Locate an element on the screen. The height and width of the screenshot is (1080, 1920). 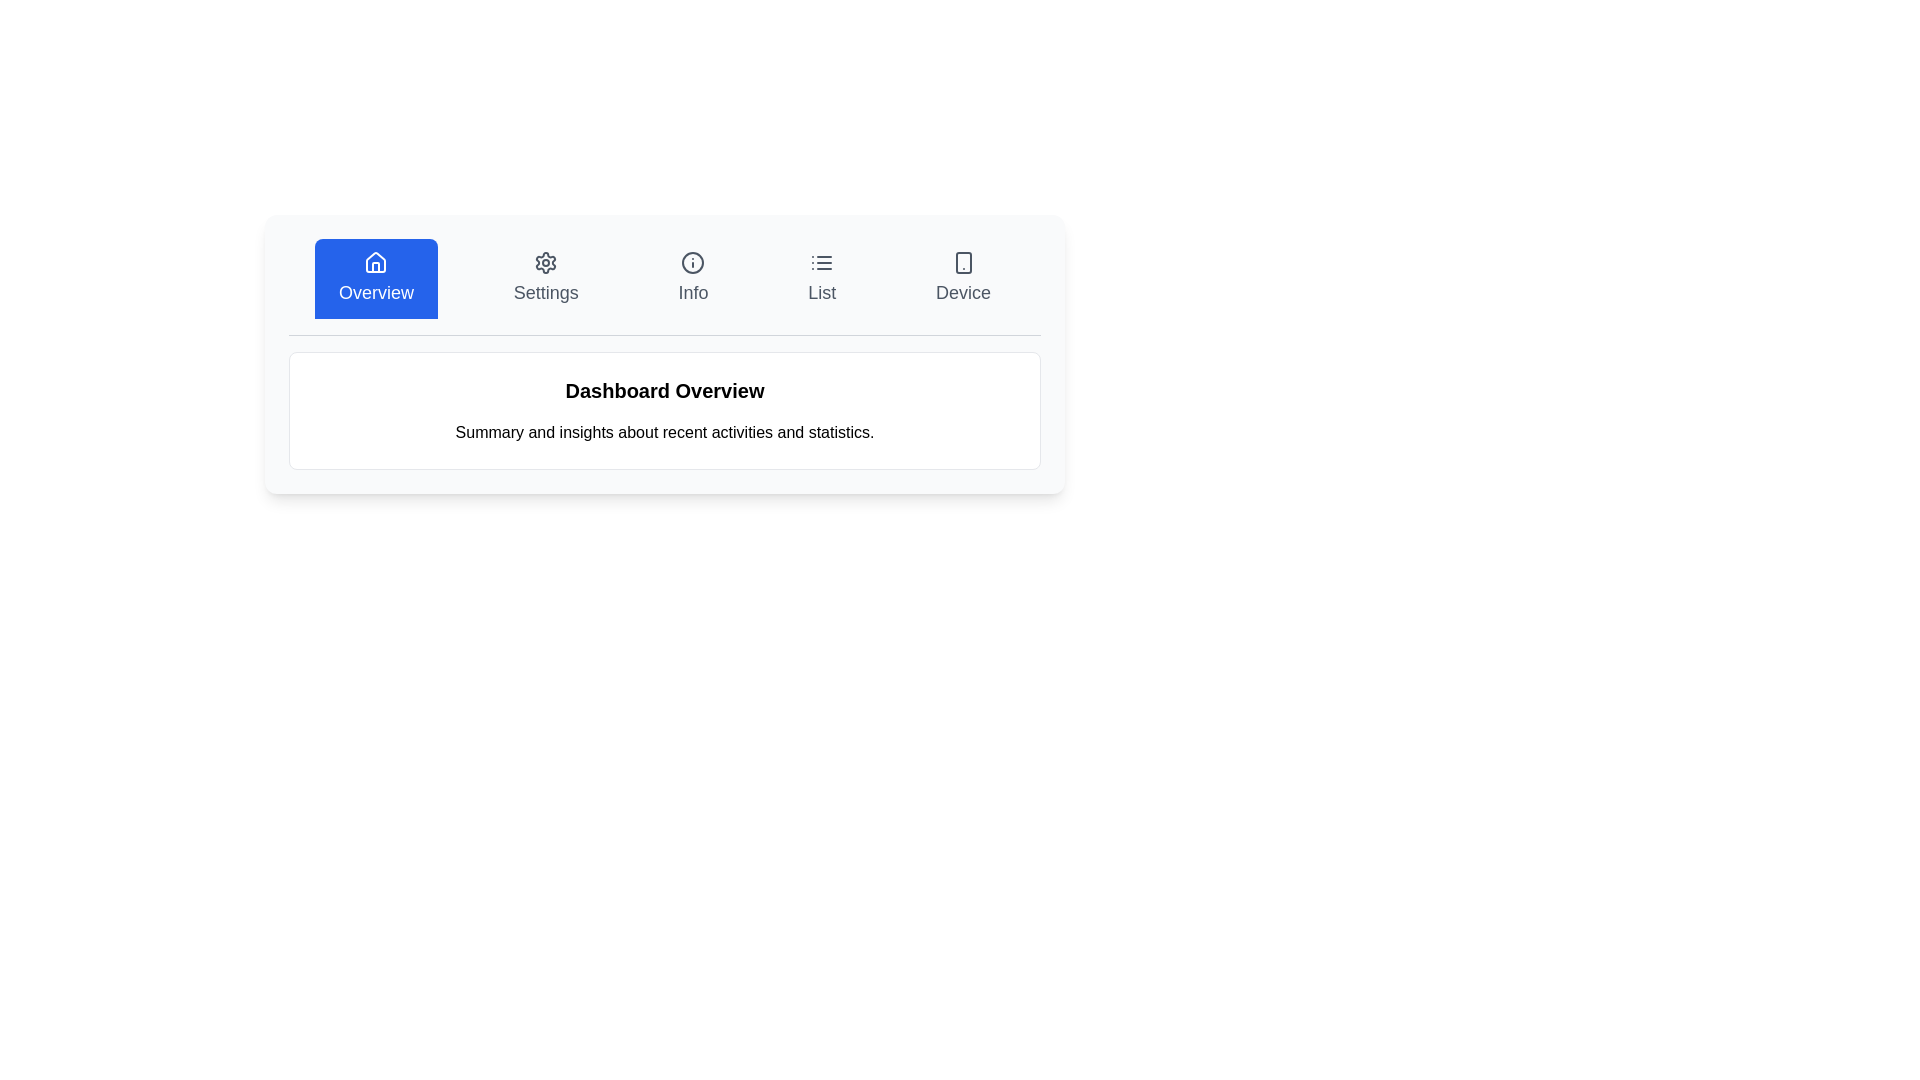
the 'Overview' button with a blue background and white house icon for keyboard navigation is located at coordinates (376, 278).